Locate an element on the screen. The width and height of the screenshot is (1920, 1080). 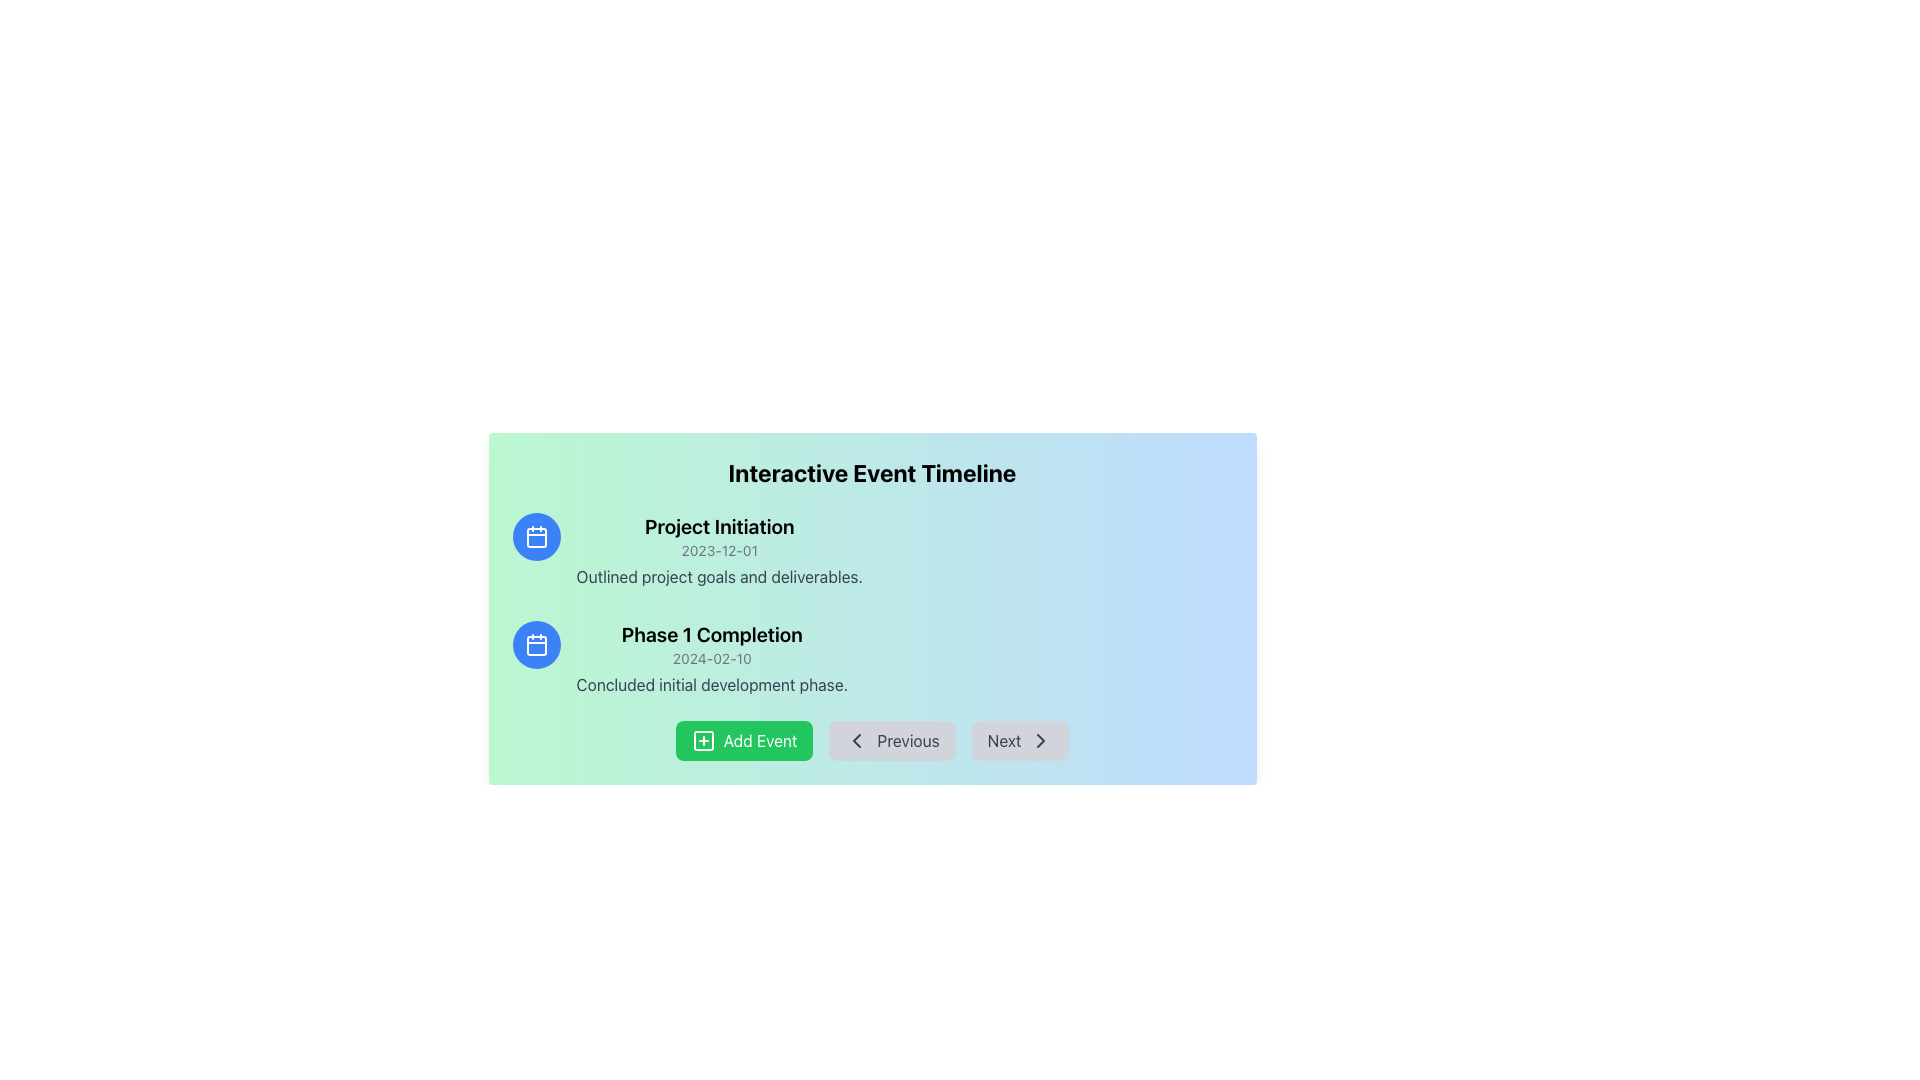
the green square button with a white cross icon, which is part of the 'Add Event' button located at the bottom-left corner of the interactive event timeline section is located at coordinates (703, 740).